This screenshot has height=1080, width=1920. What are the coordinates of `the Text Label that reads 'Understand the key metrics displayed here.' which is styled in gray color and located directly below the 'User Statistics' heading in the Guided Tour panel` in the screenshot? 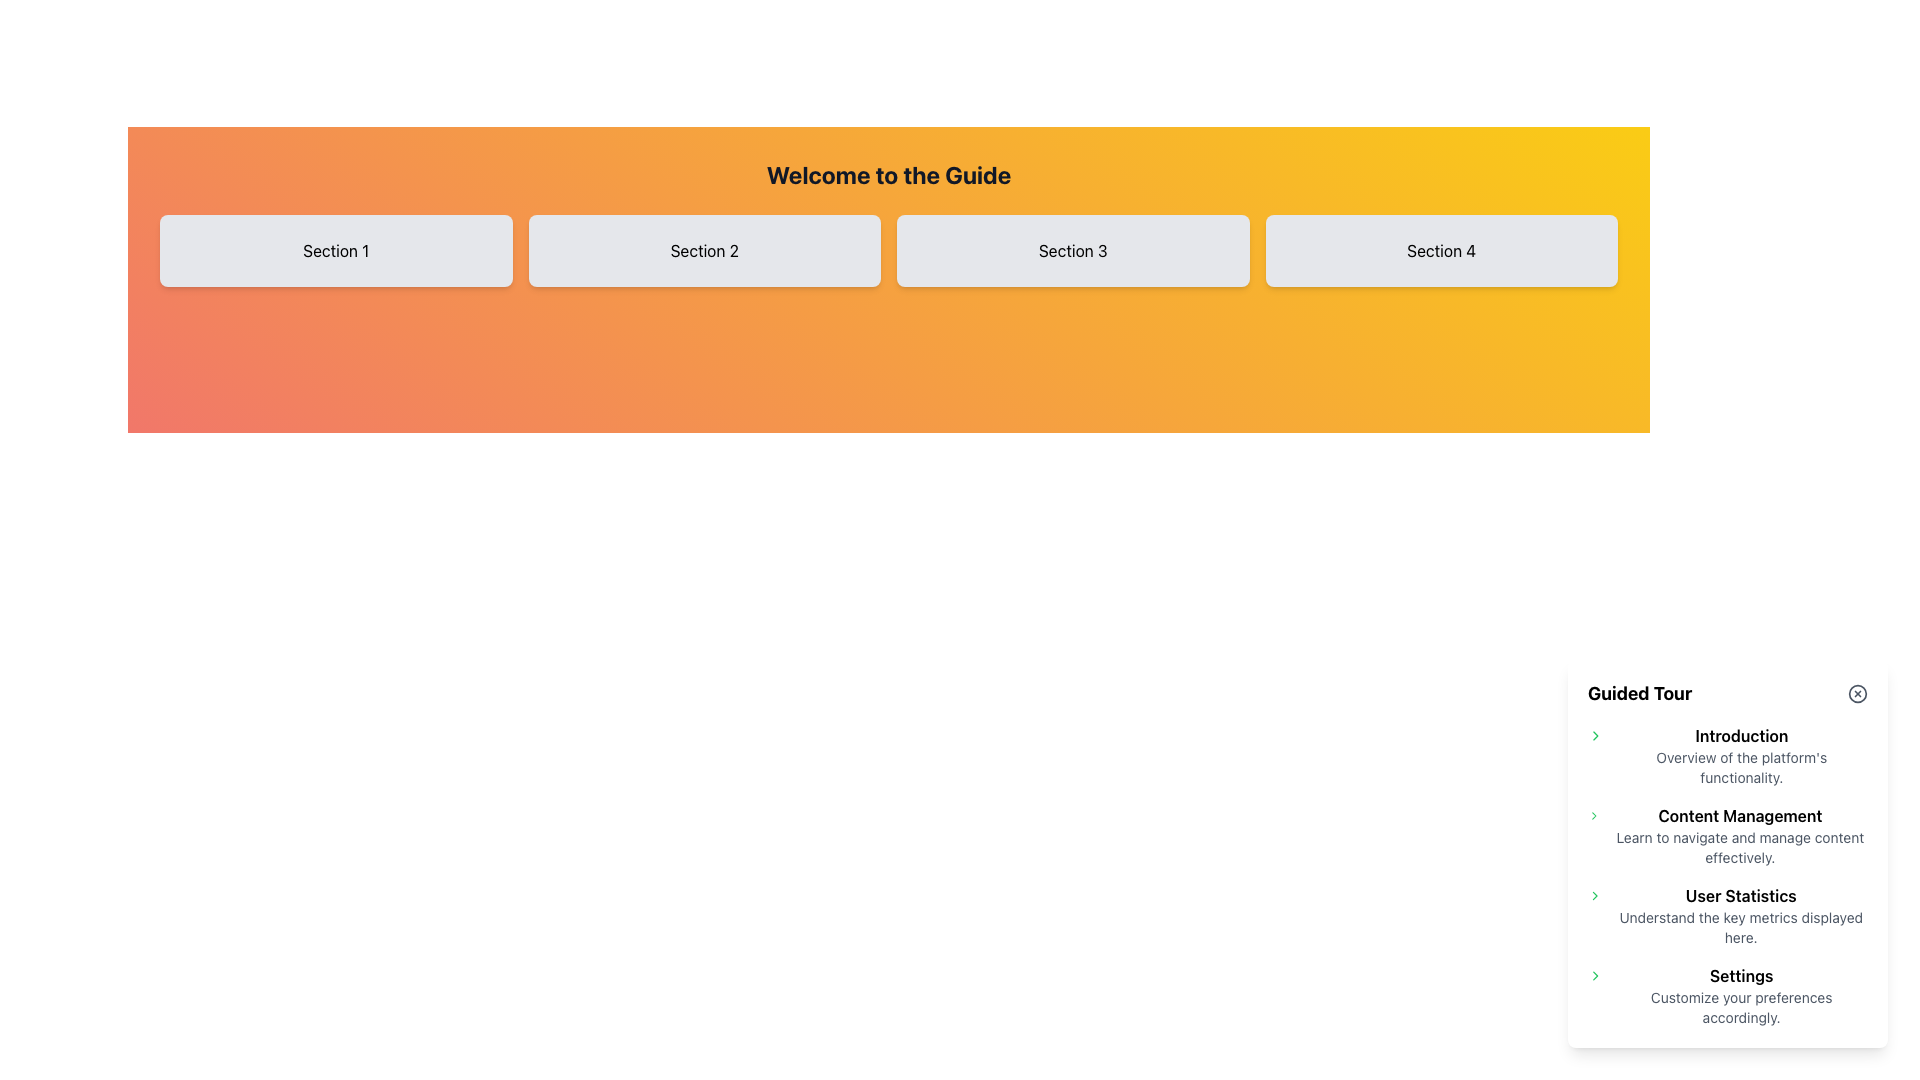 It's located at (1740, 928).